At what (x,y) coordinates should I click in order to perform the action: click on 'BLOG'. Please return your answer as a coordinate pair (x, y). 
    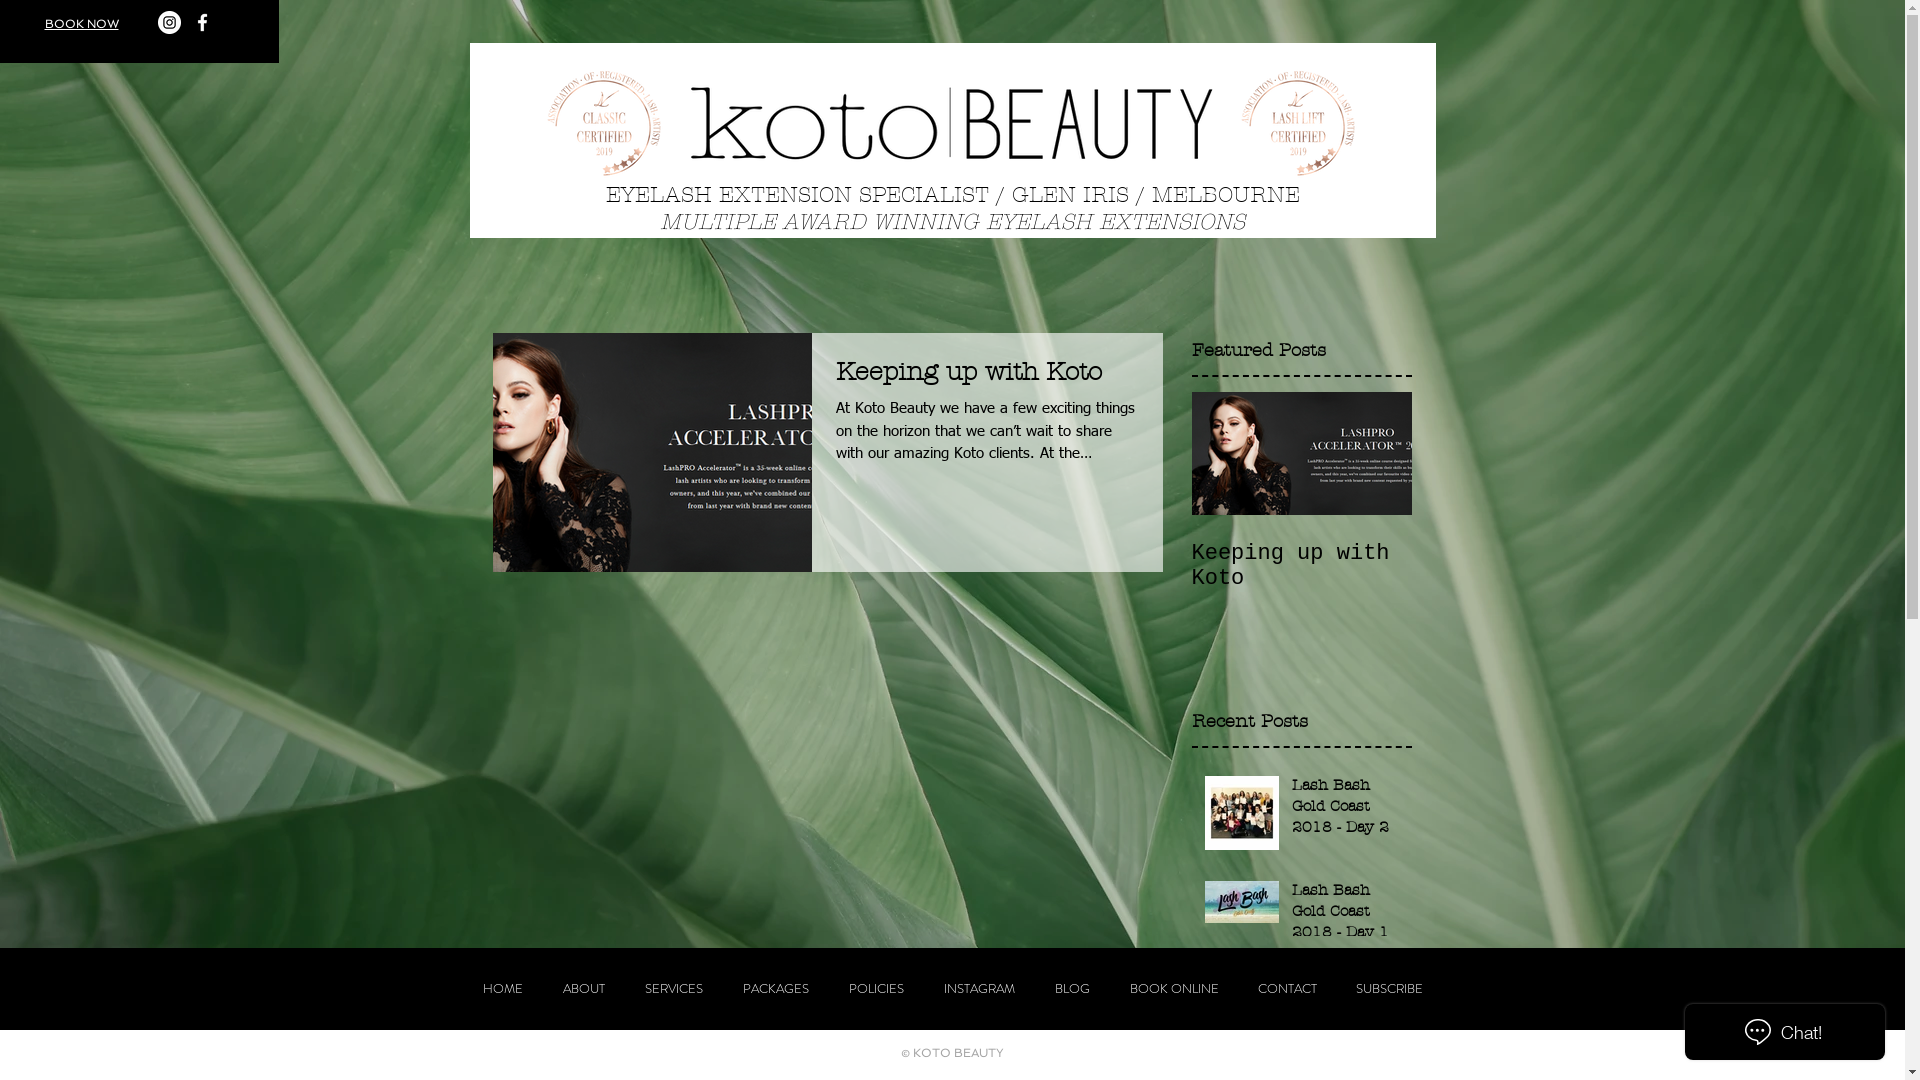
    Looking at the image, I should click on (1070, 987).